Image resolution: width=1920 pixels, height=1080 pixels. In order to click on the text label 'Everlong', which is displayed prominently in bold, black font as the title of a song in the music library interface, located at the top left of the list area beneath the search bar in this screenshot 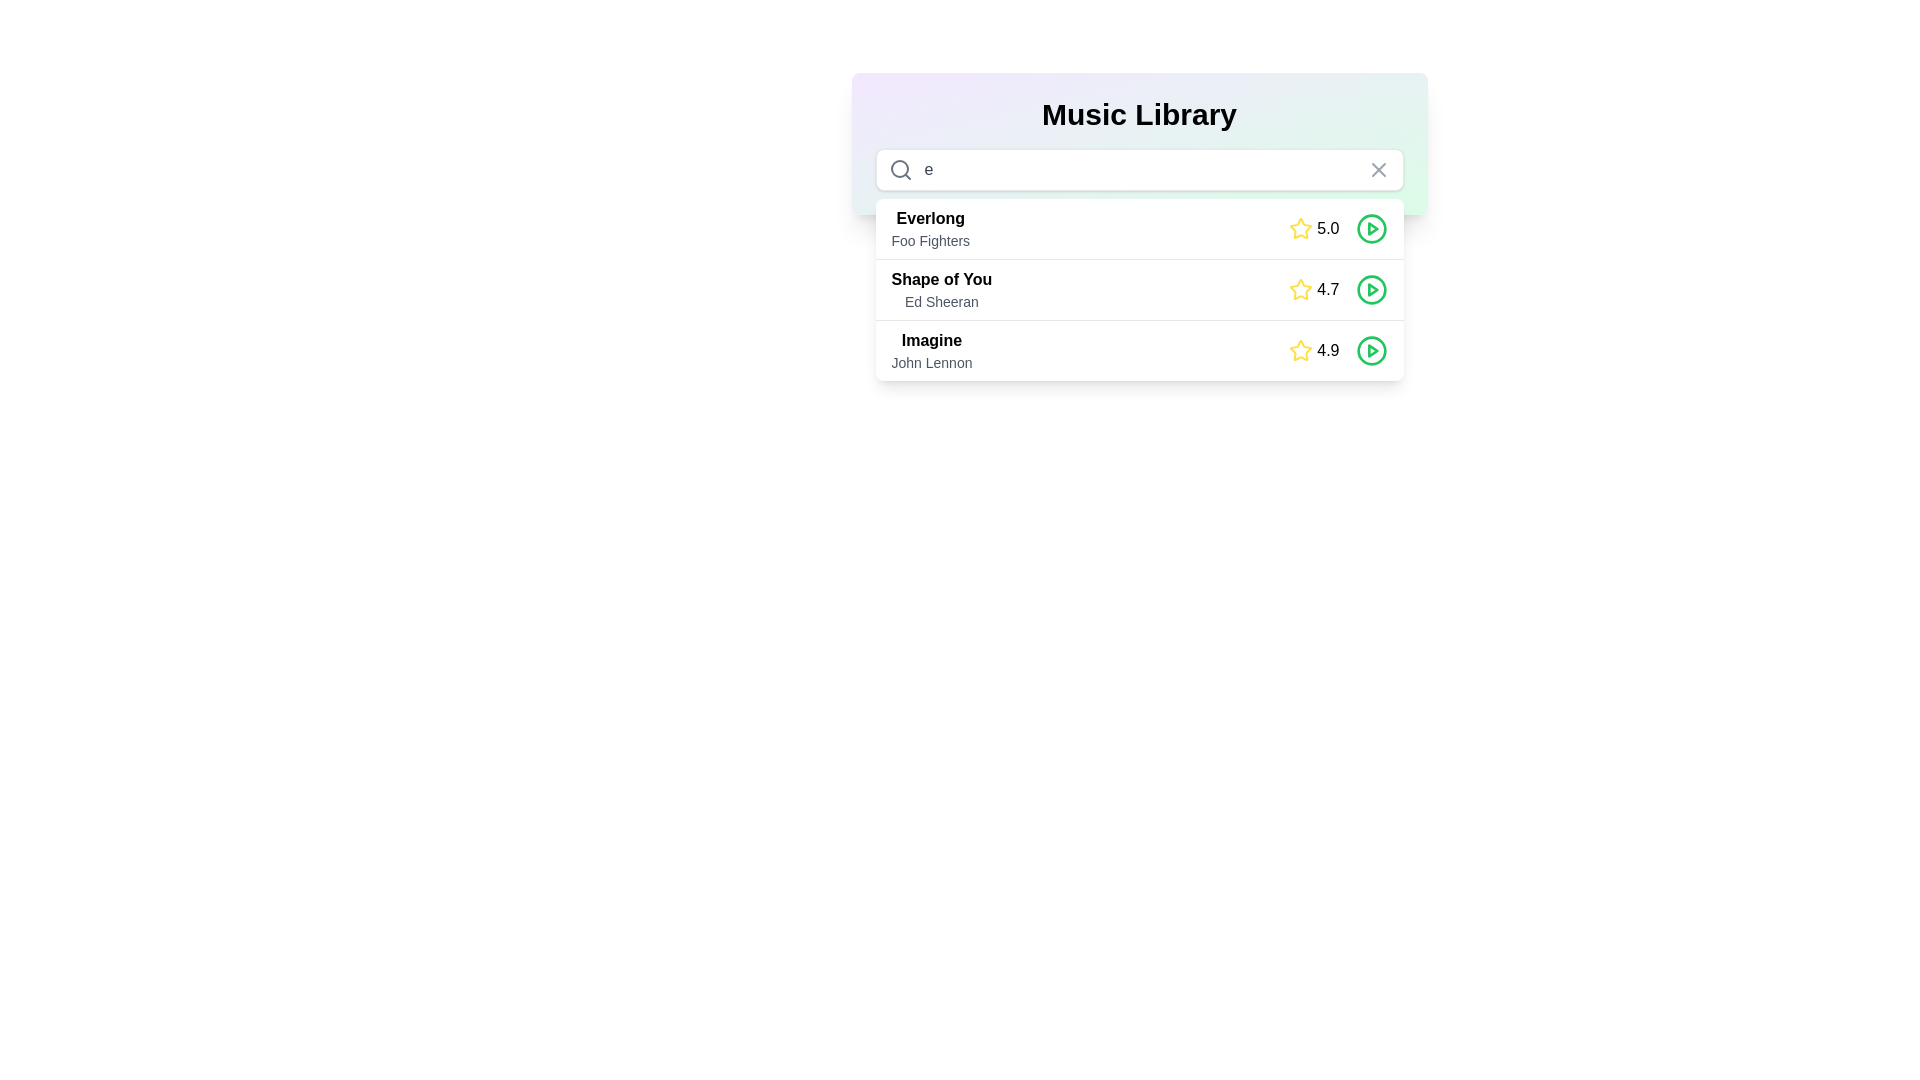, I will do `click(929, 219)`.